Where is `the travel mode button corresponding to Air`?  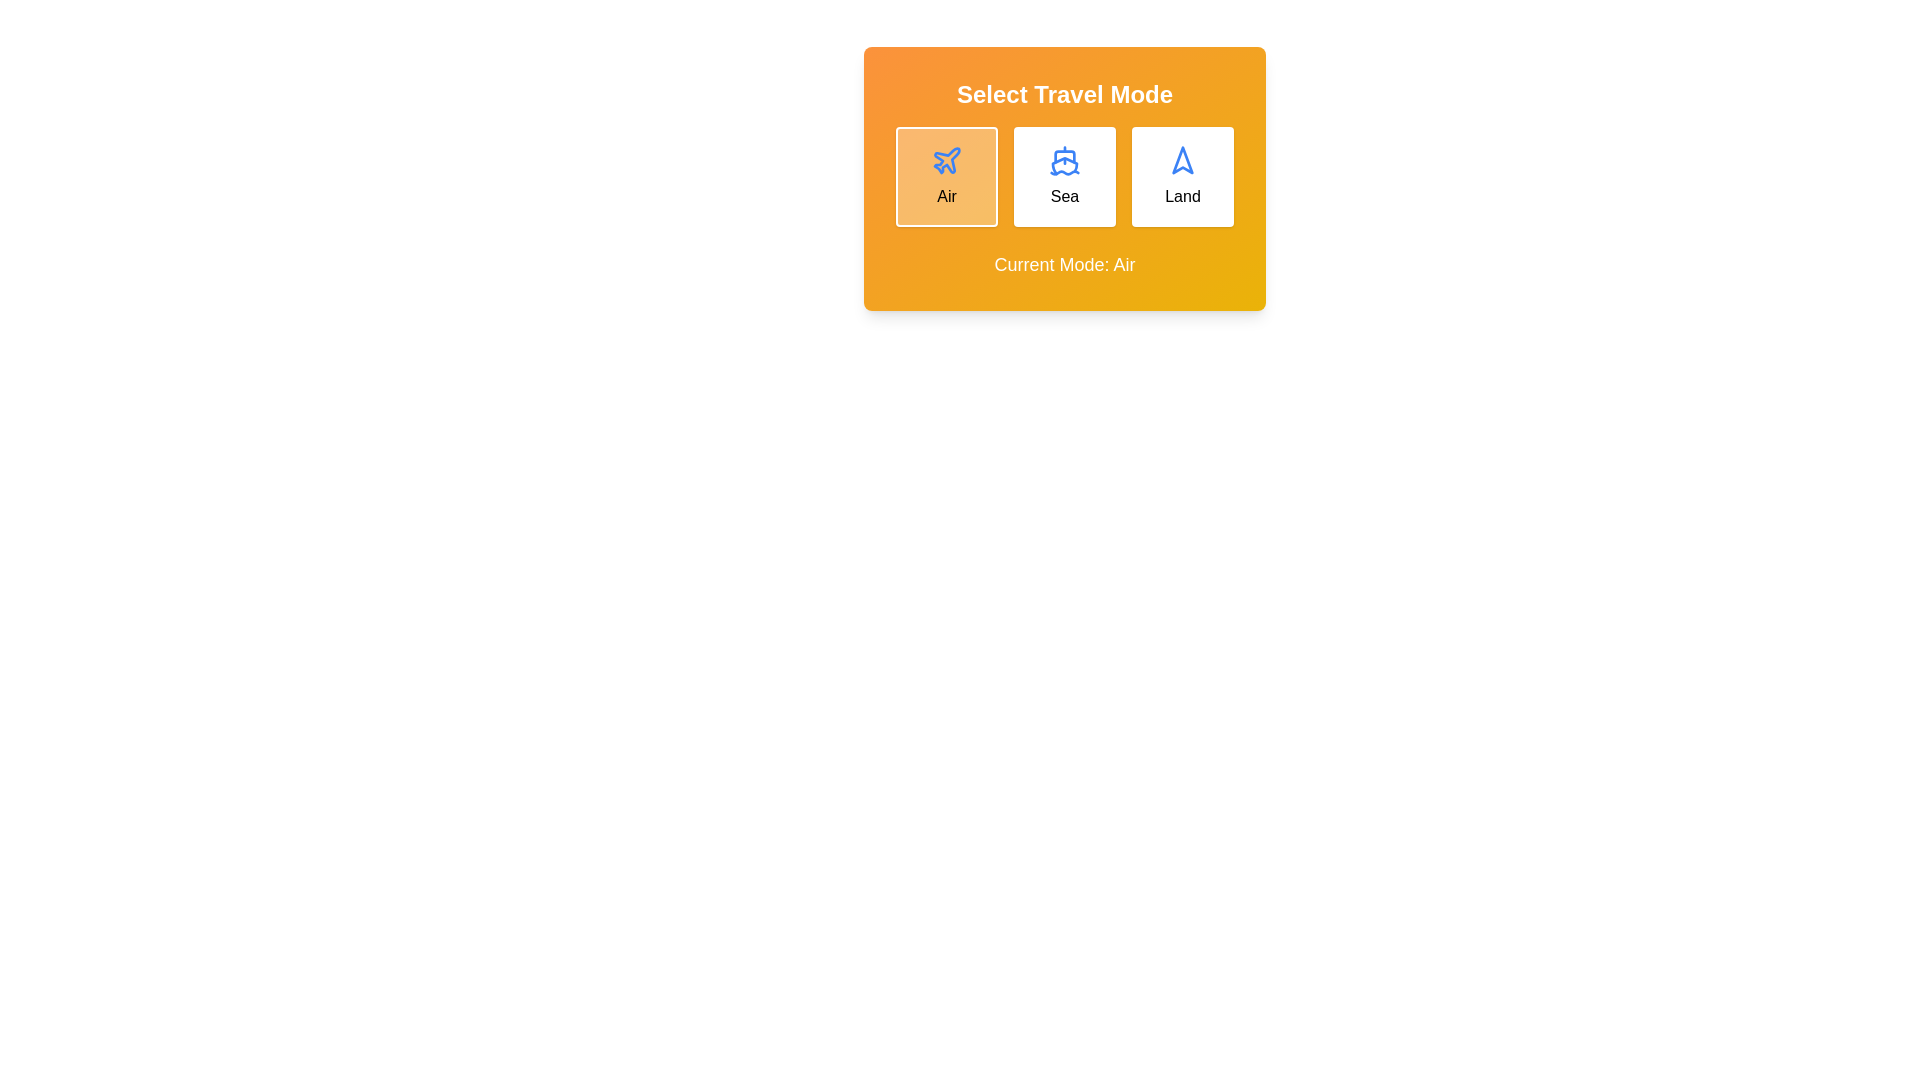
the travel mode button corresponding to Air is located at coordinates (945, 176).